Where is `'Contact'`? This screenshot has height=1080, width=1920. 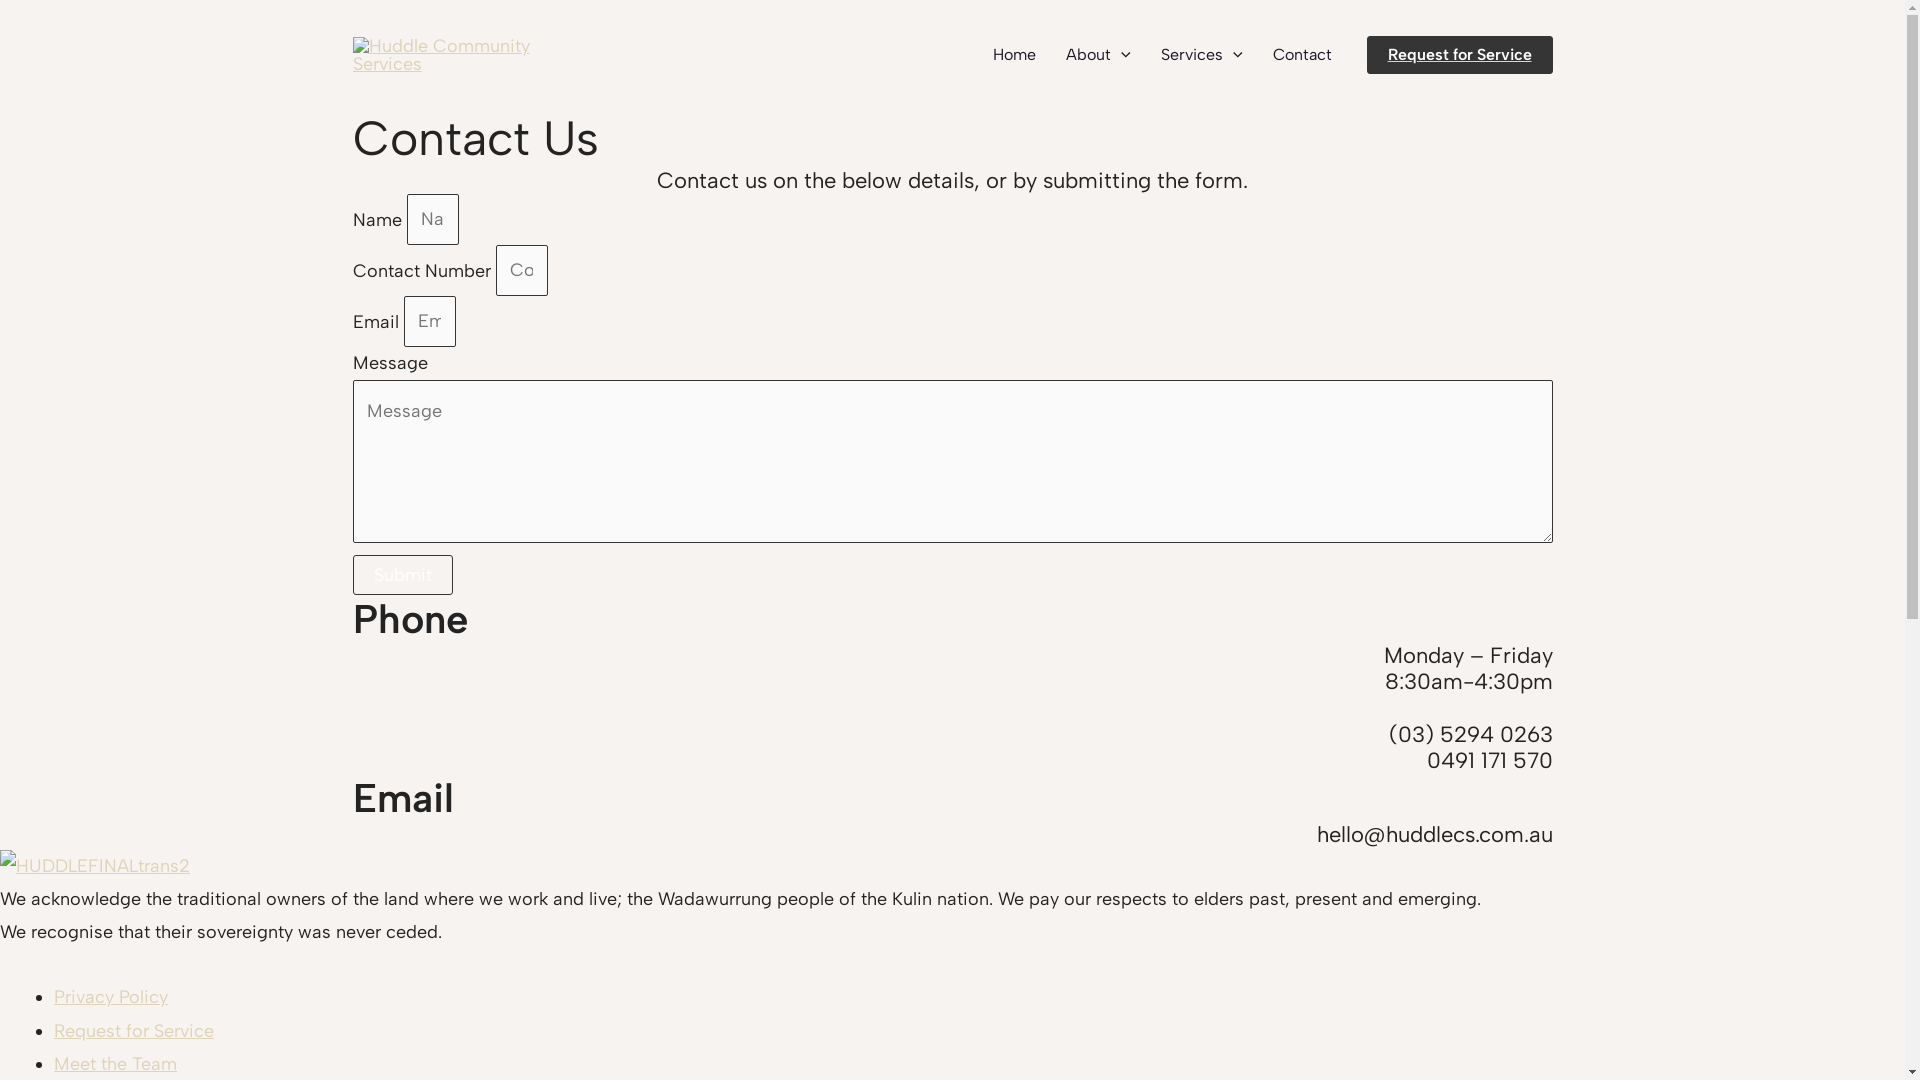 'Contact' is located at coordinates (1302, 53).